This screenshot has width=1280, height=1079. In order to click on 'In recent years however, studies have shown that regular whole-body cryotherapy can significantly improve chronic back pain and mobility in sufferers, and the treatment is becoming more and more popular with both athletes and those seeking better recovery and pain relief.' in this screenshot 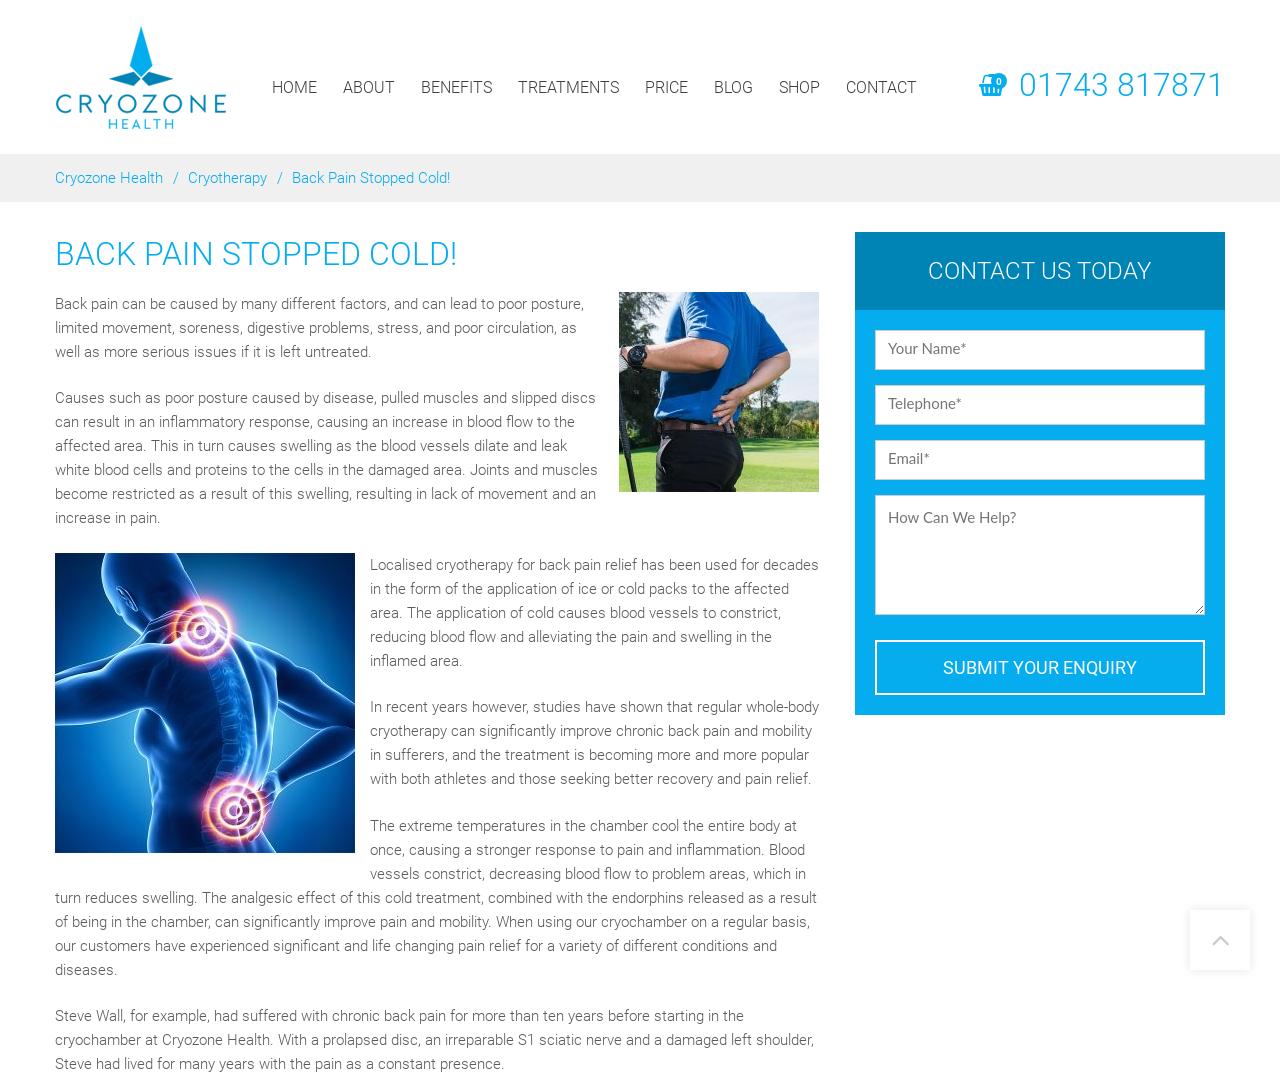, I will do `click(370, 741)`.